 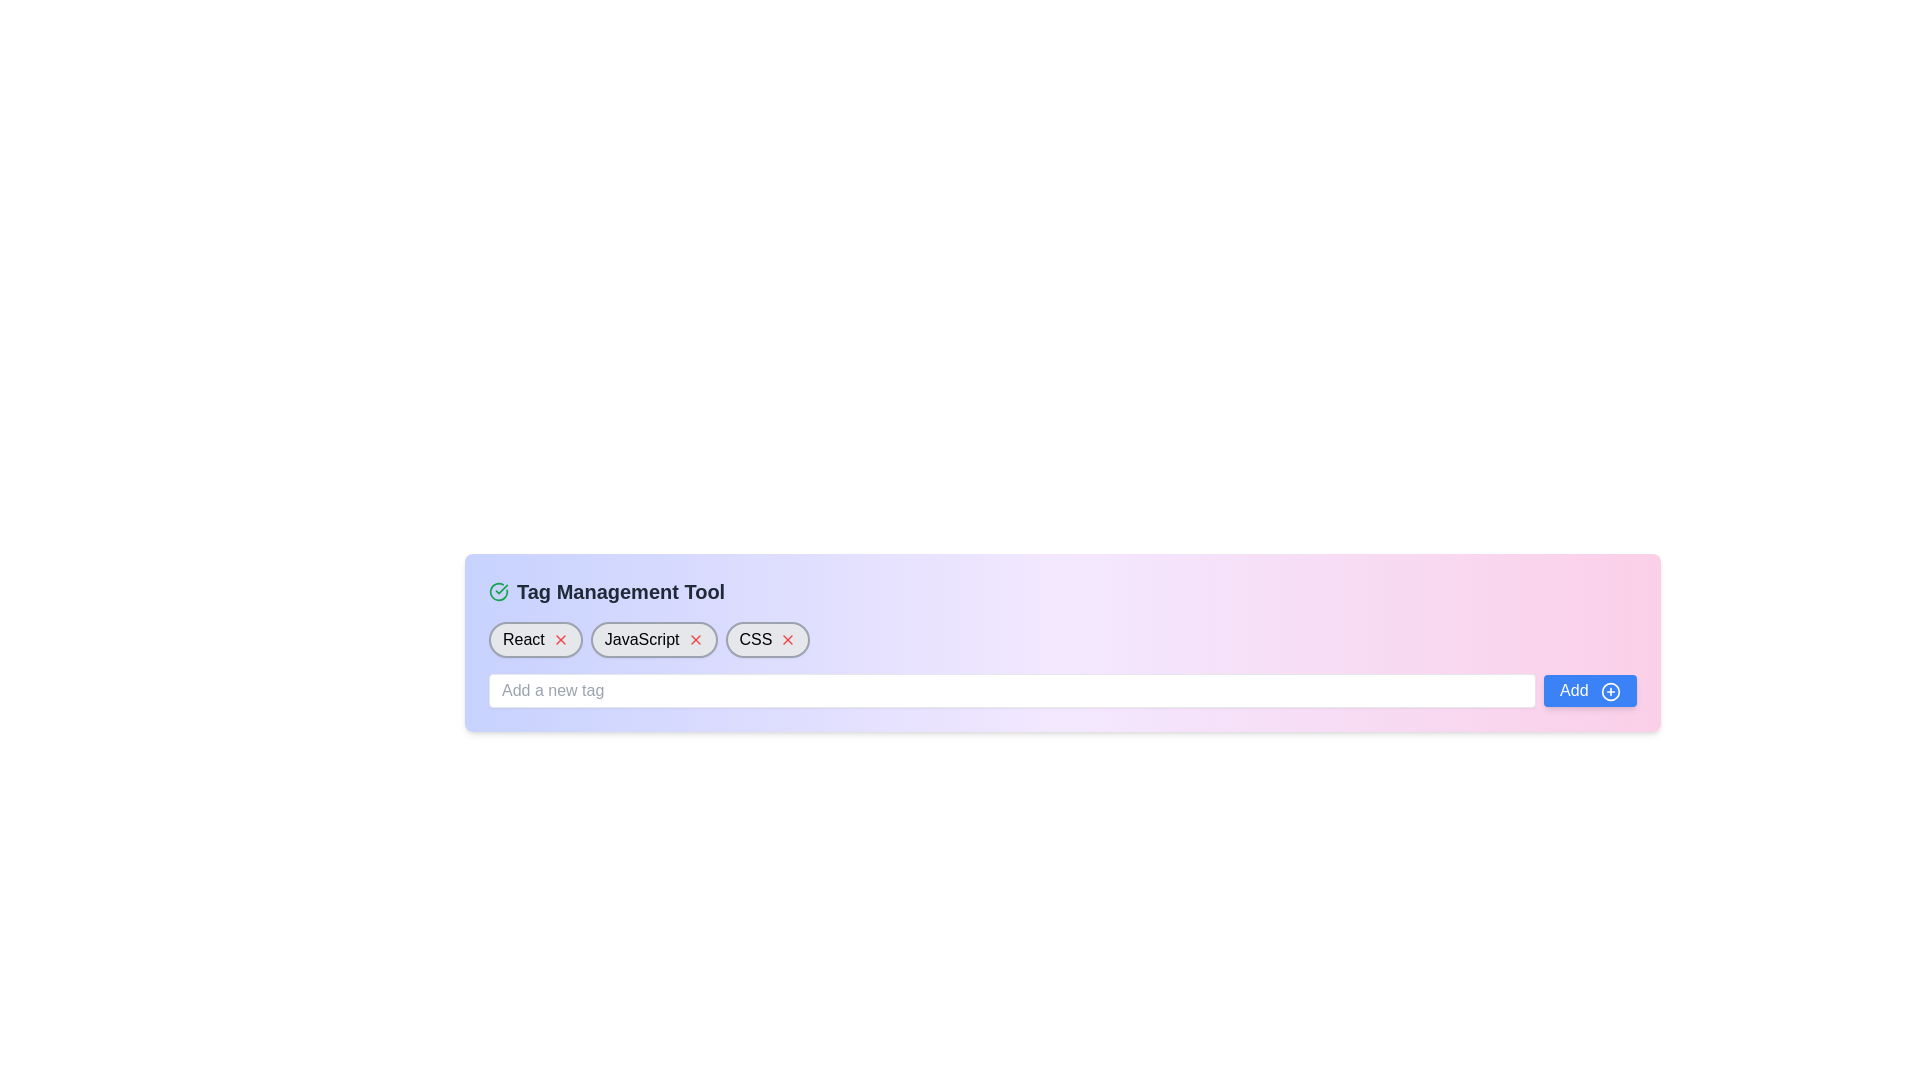 I want to click on the Icon button located to the immediate right of the 'Add' button, which serves as an indicator for adding new items, so click(x=1611, y=689).